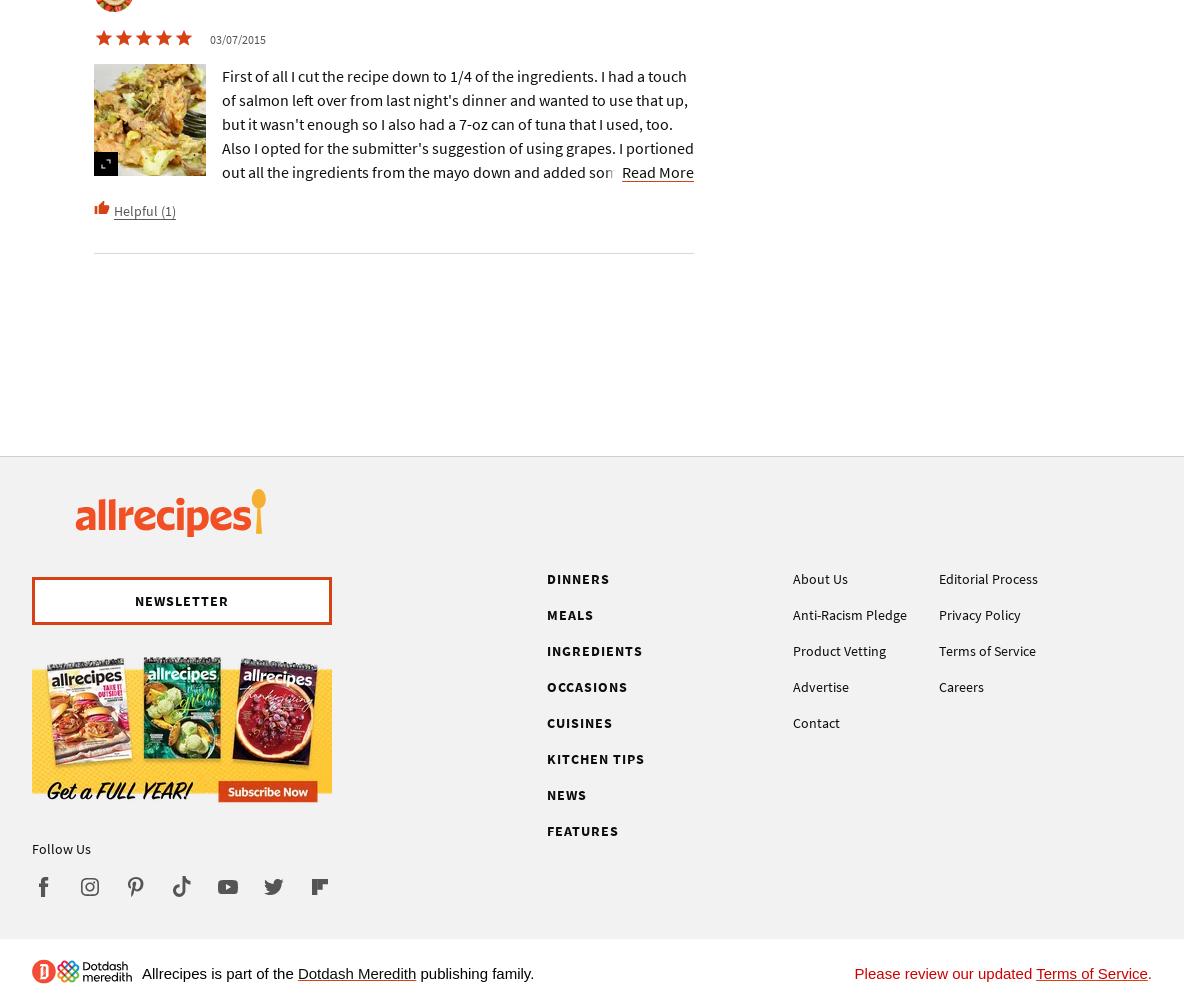  I want to click on 'Editorial Process', so click(936, 579).